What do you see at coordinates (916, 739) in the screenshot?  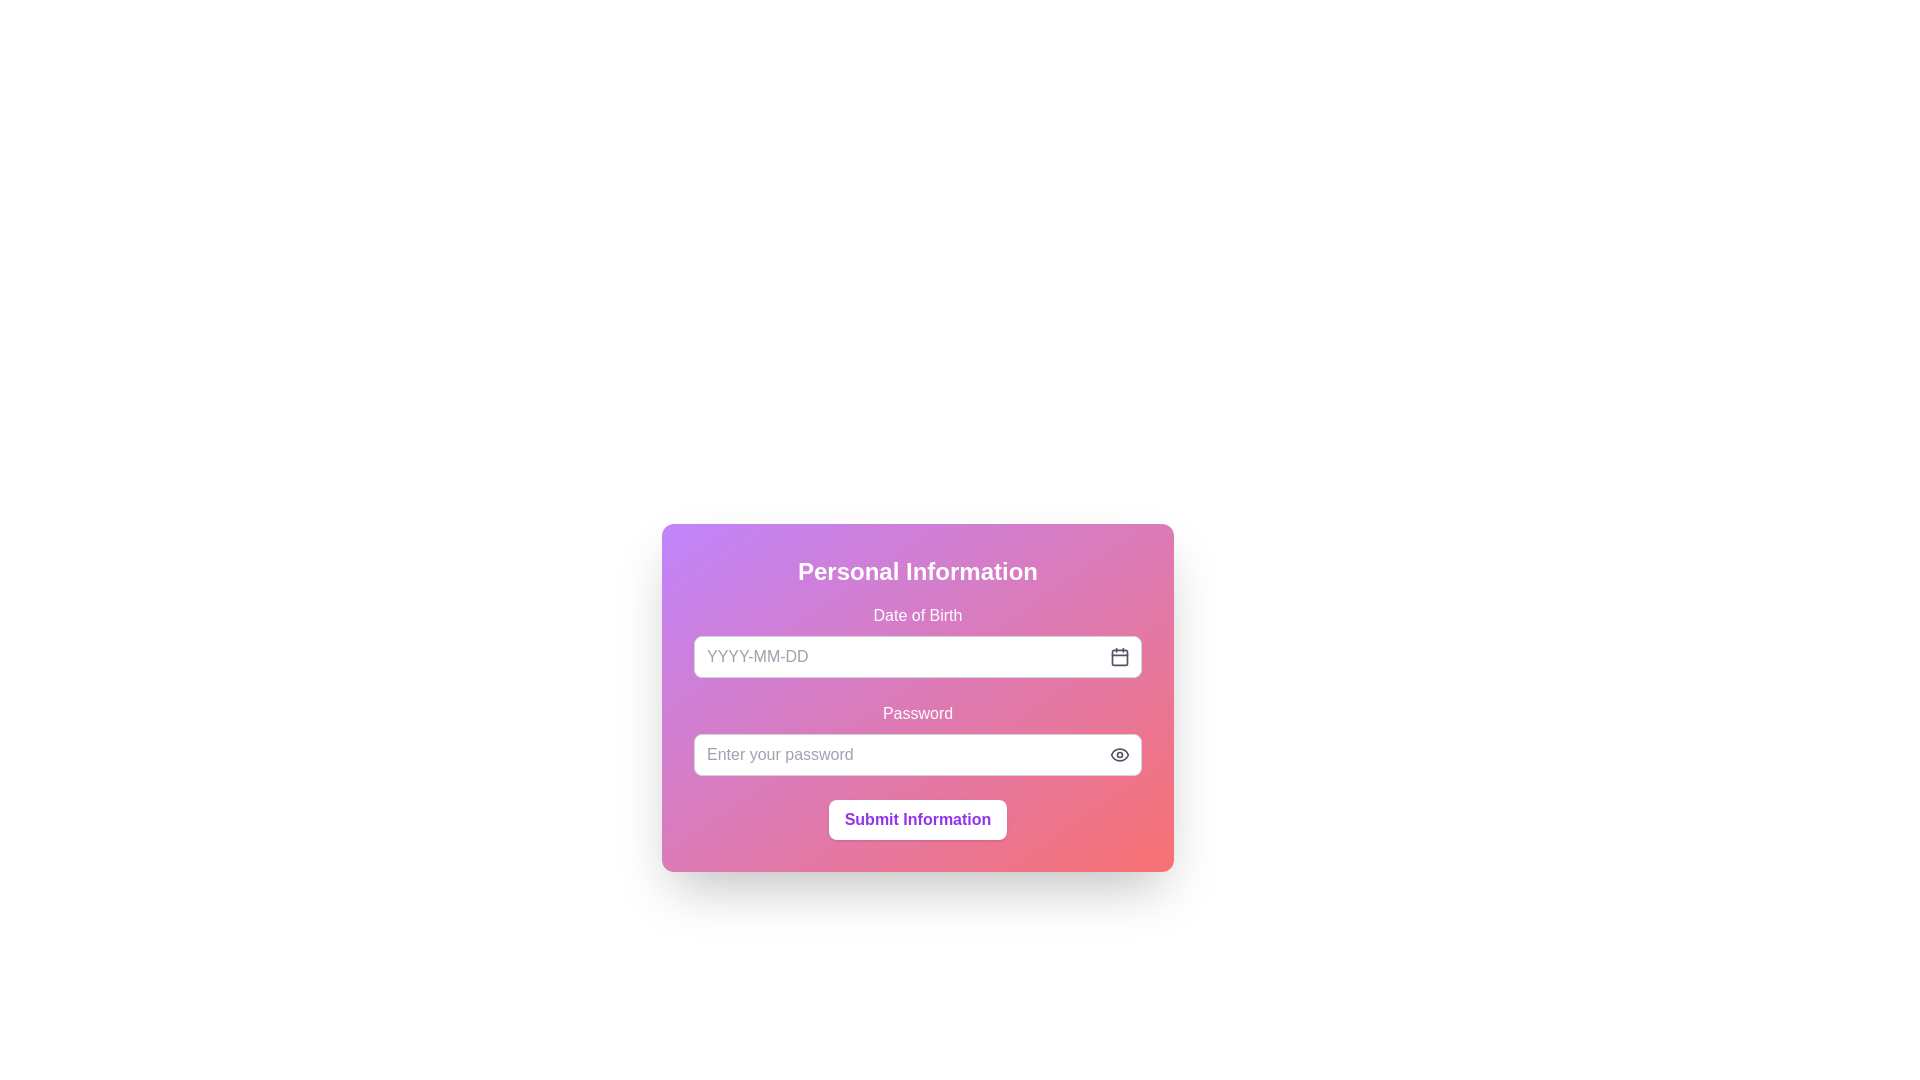 I see `the visibility toggle button of the Password input field located within the 'Personal Information' form` at bounding box center [916, 739].